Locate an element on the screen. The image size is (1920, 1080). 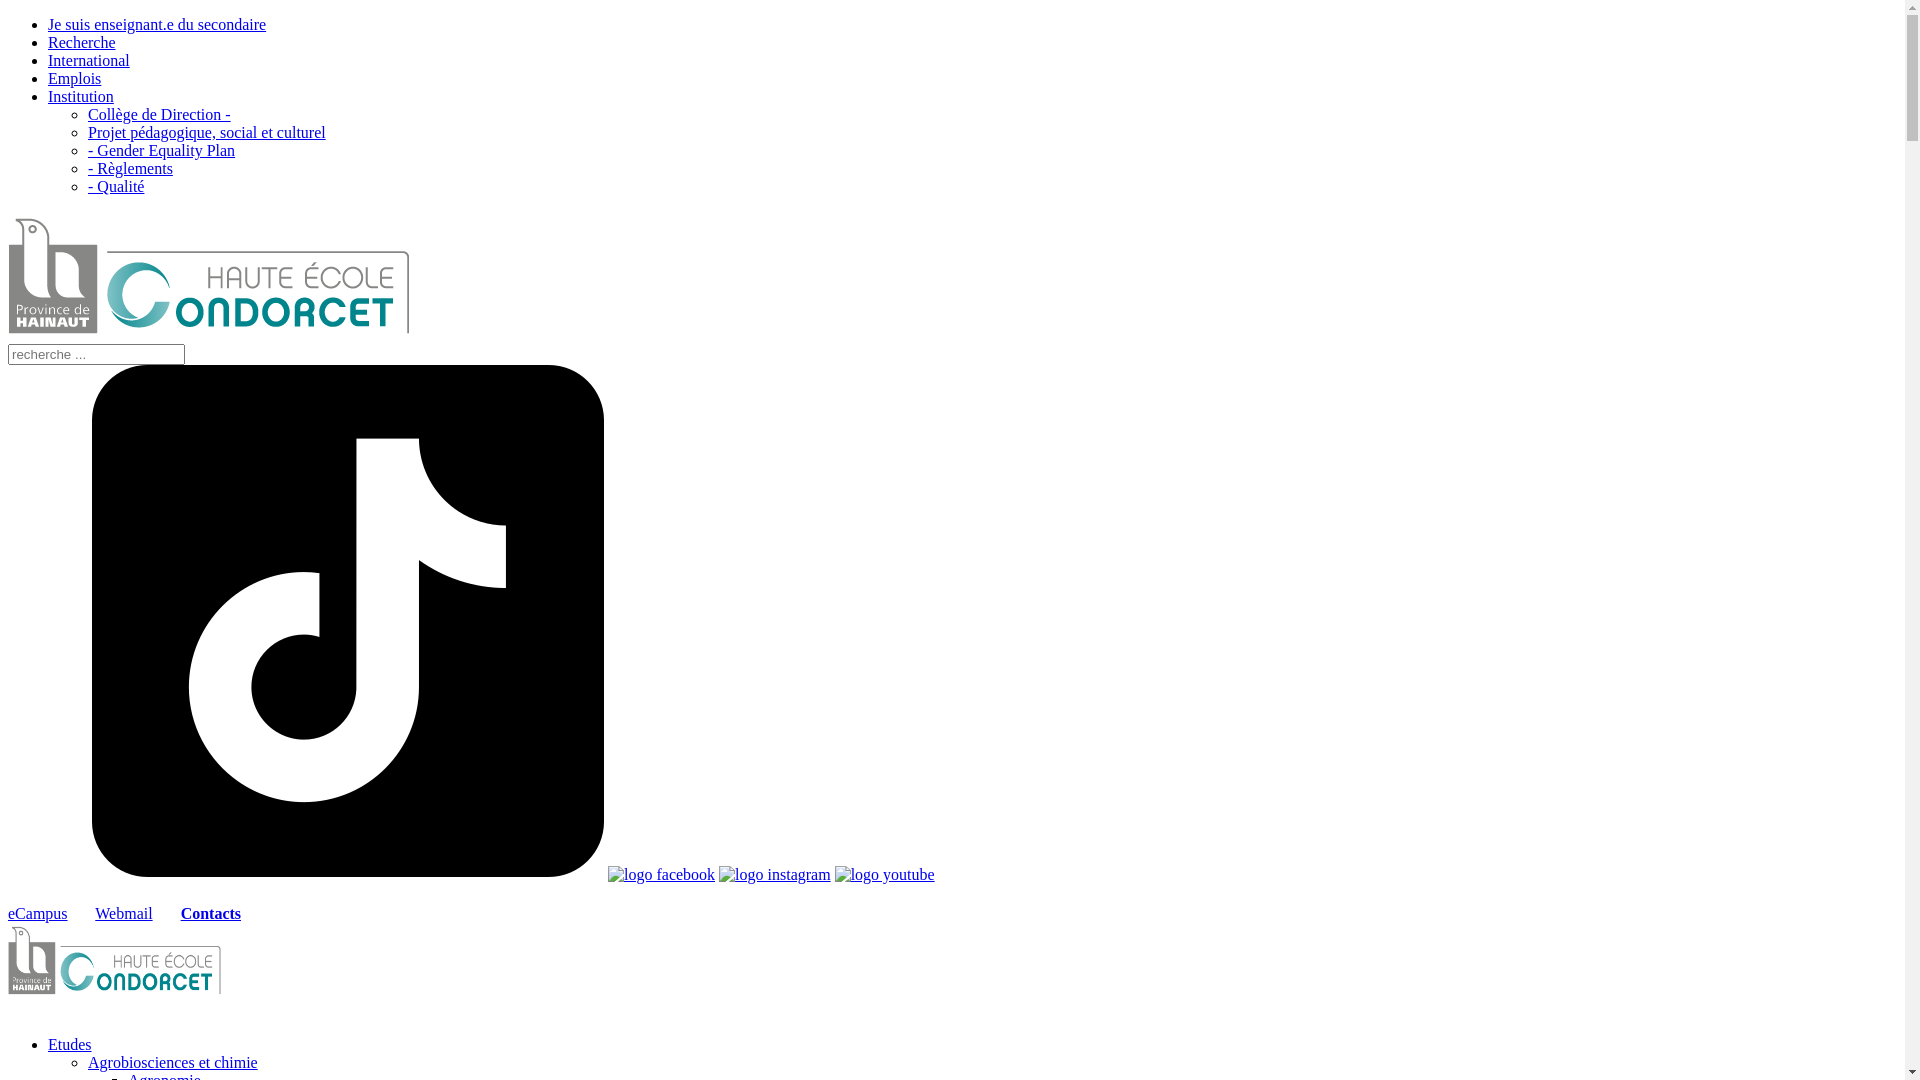
'Etudes' is located at coordinates (70, 1043).